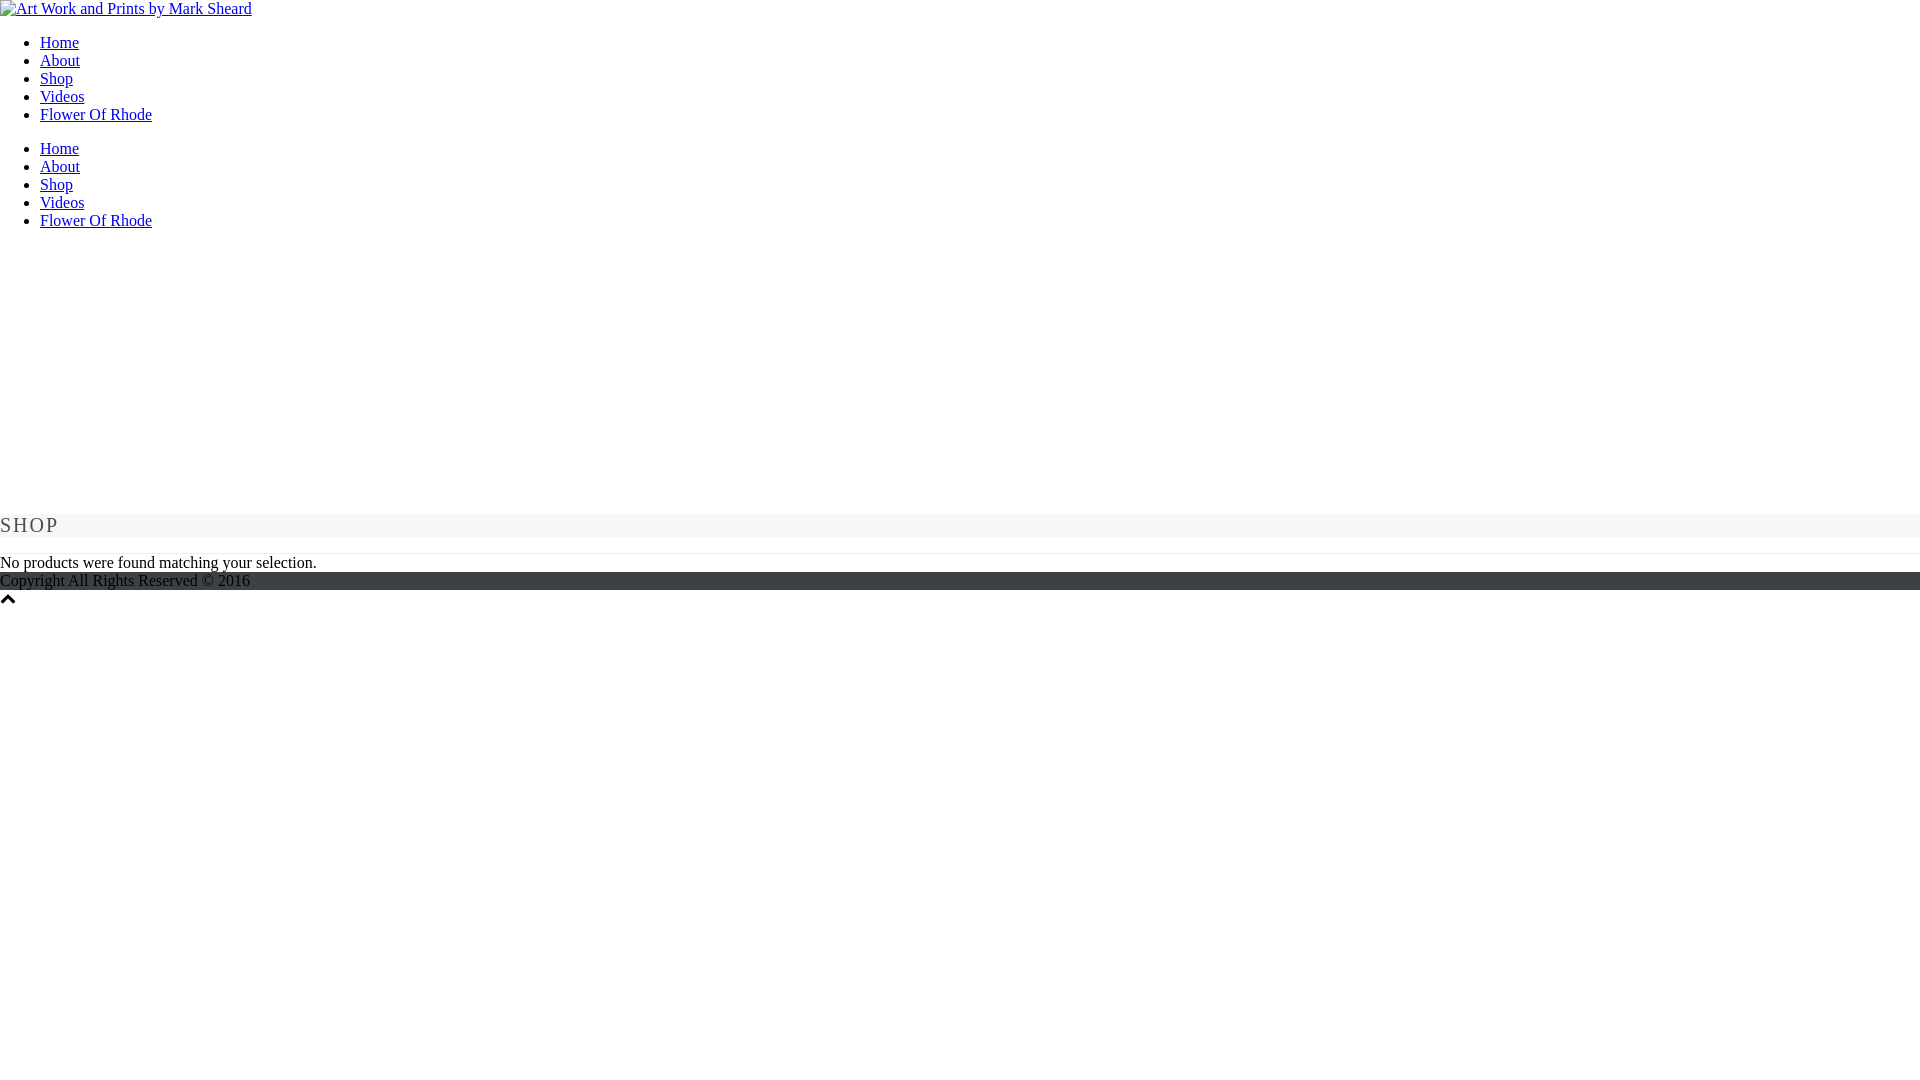 The image size is (1920, 1080). I want to click on 'Videos', so click(62, 96).